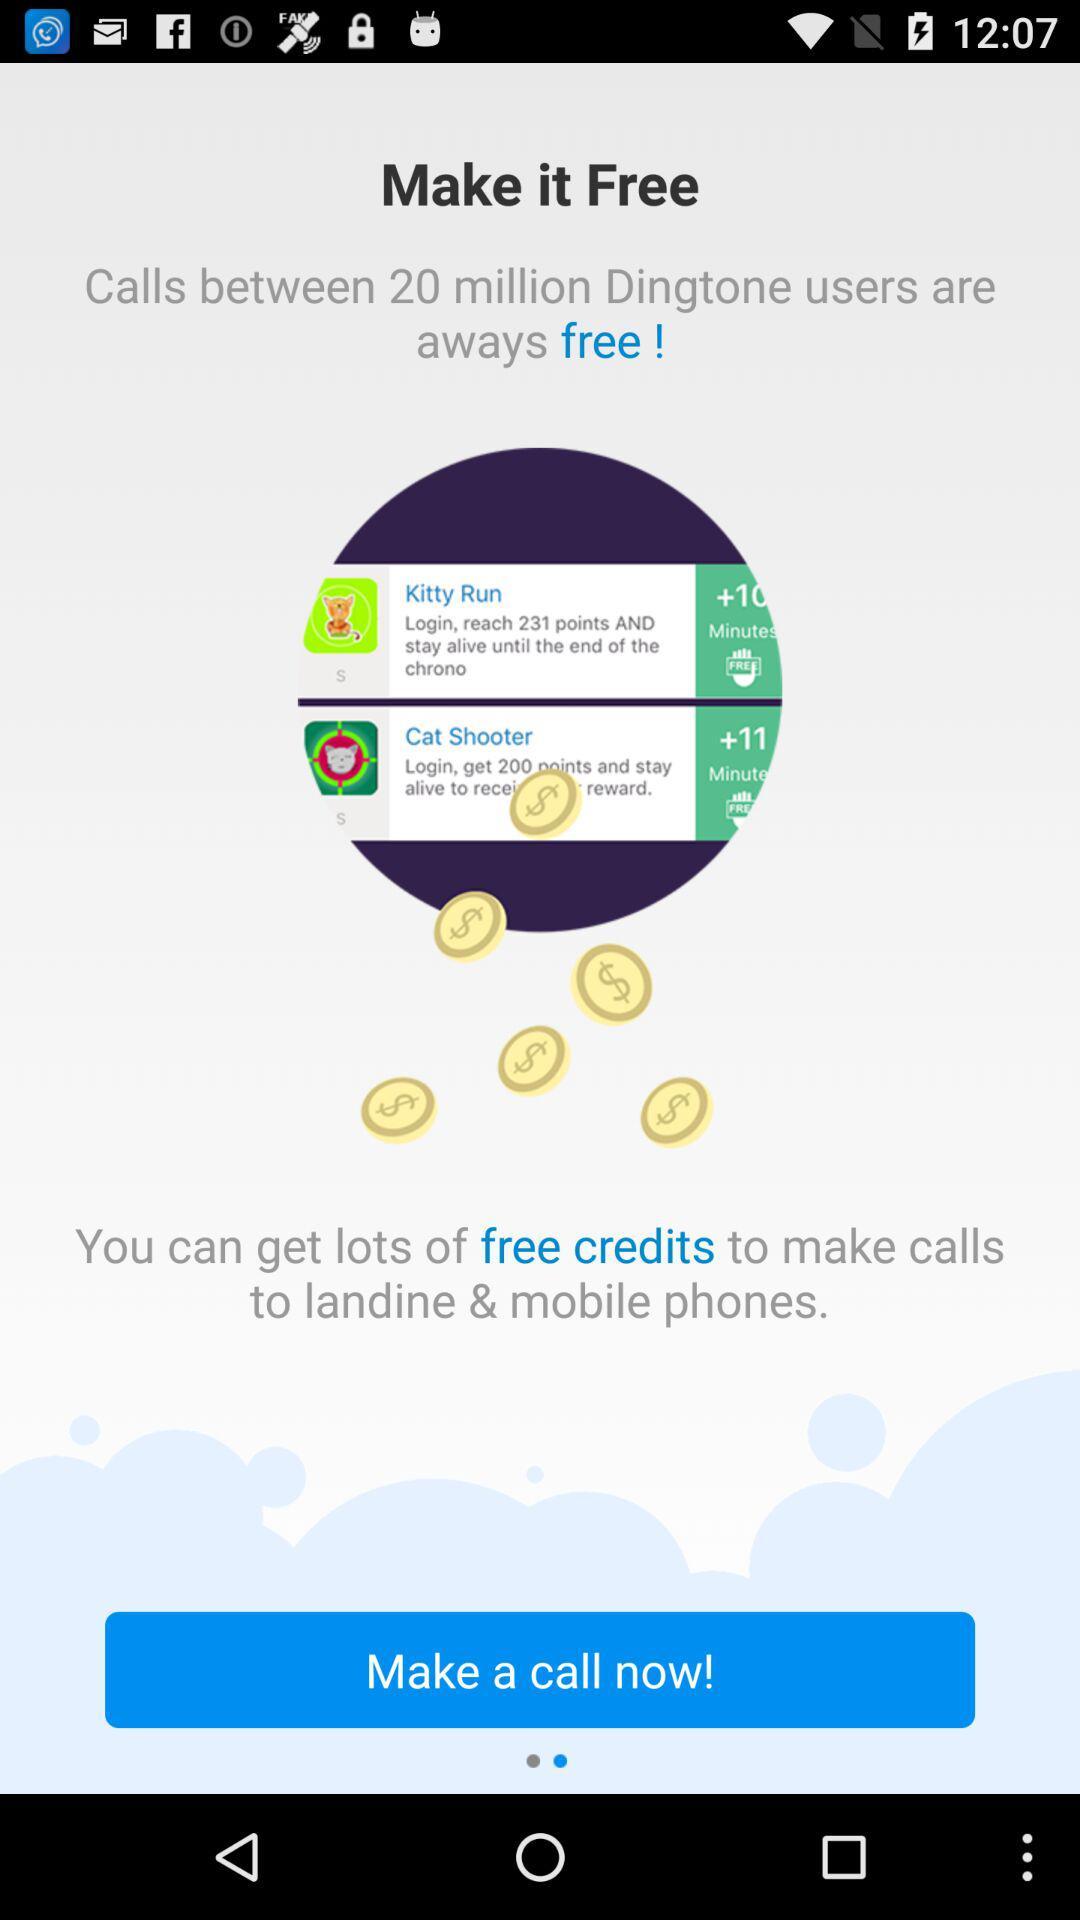 Image resolution: width=1080 pixels, height=1920 pixels. Describe the element at coordinates (540, 1669) in the screenshot. I see `item below the you can get` at that location.